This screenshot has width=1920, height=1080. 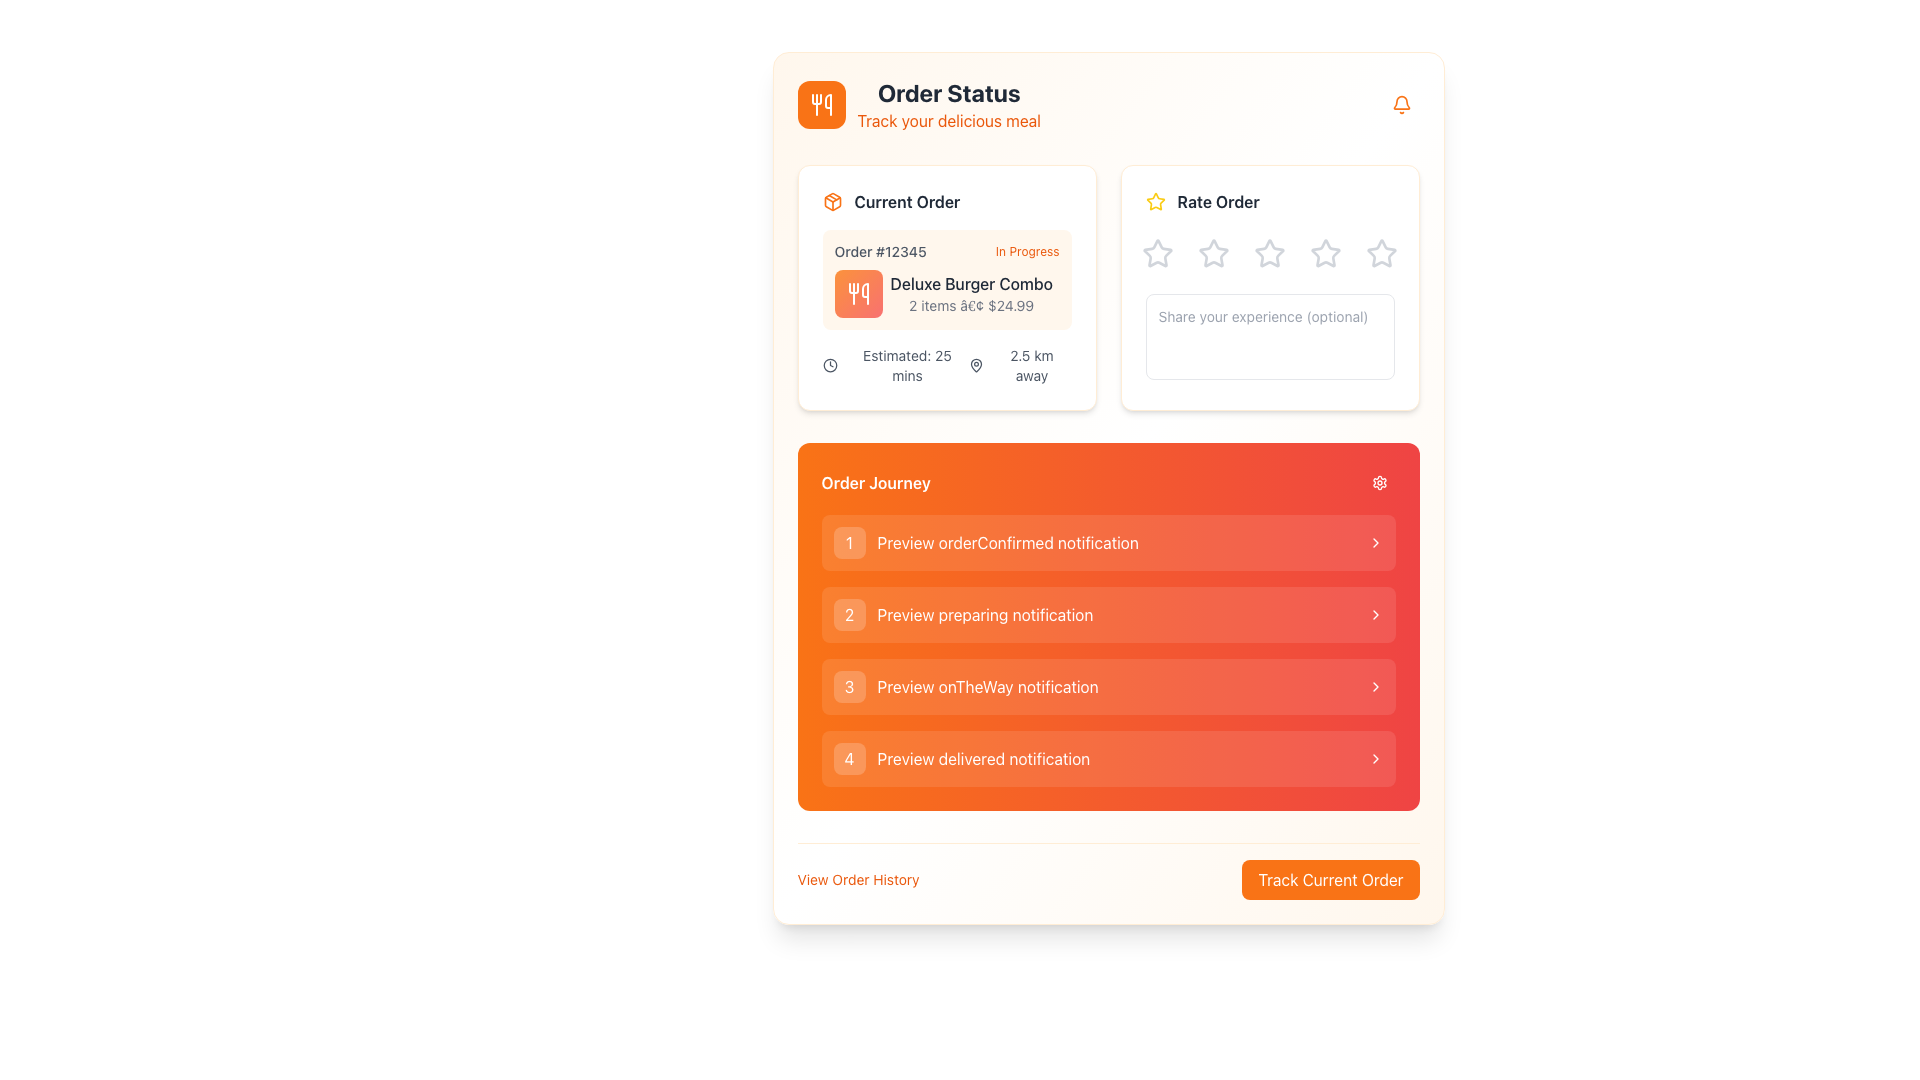 What do you see at coordinates (1032, 366) in the screenshot?
I see `the static text label indicating the distance of 2.5 km located in the bottom-right corner of the 'Current Order' card under the map pin icon` at bounding box center [1032, 366].